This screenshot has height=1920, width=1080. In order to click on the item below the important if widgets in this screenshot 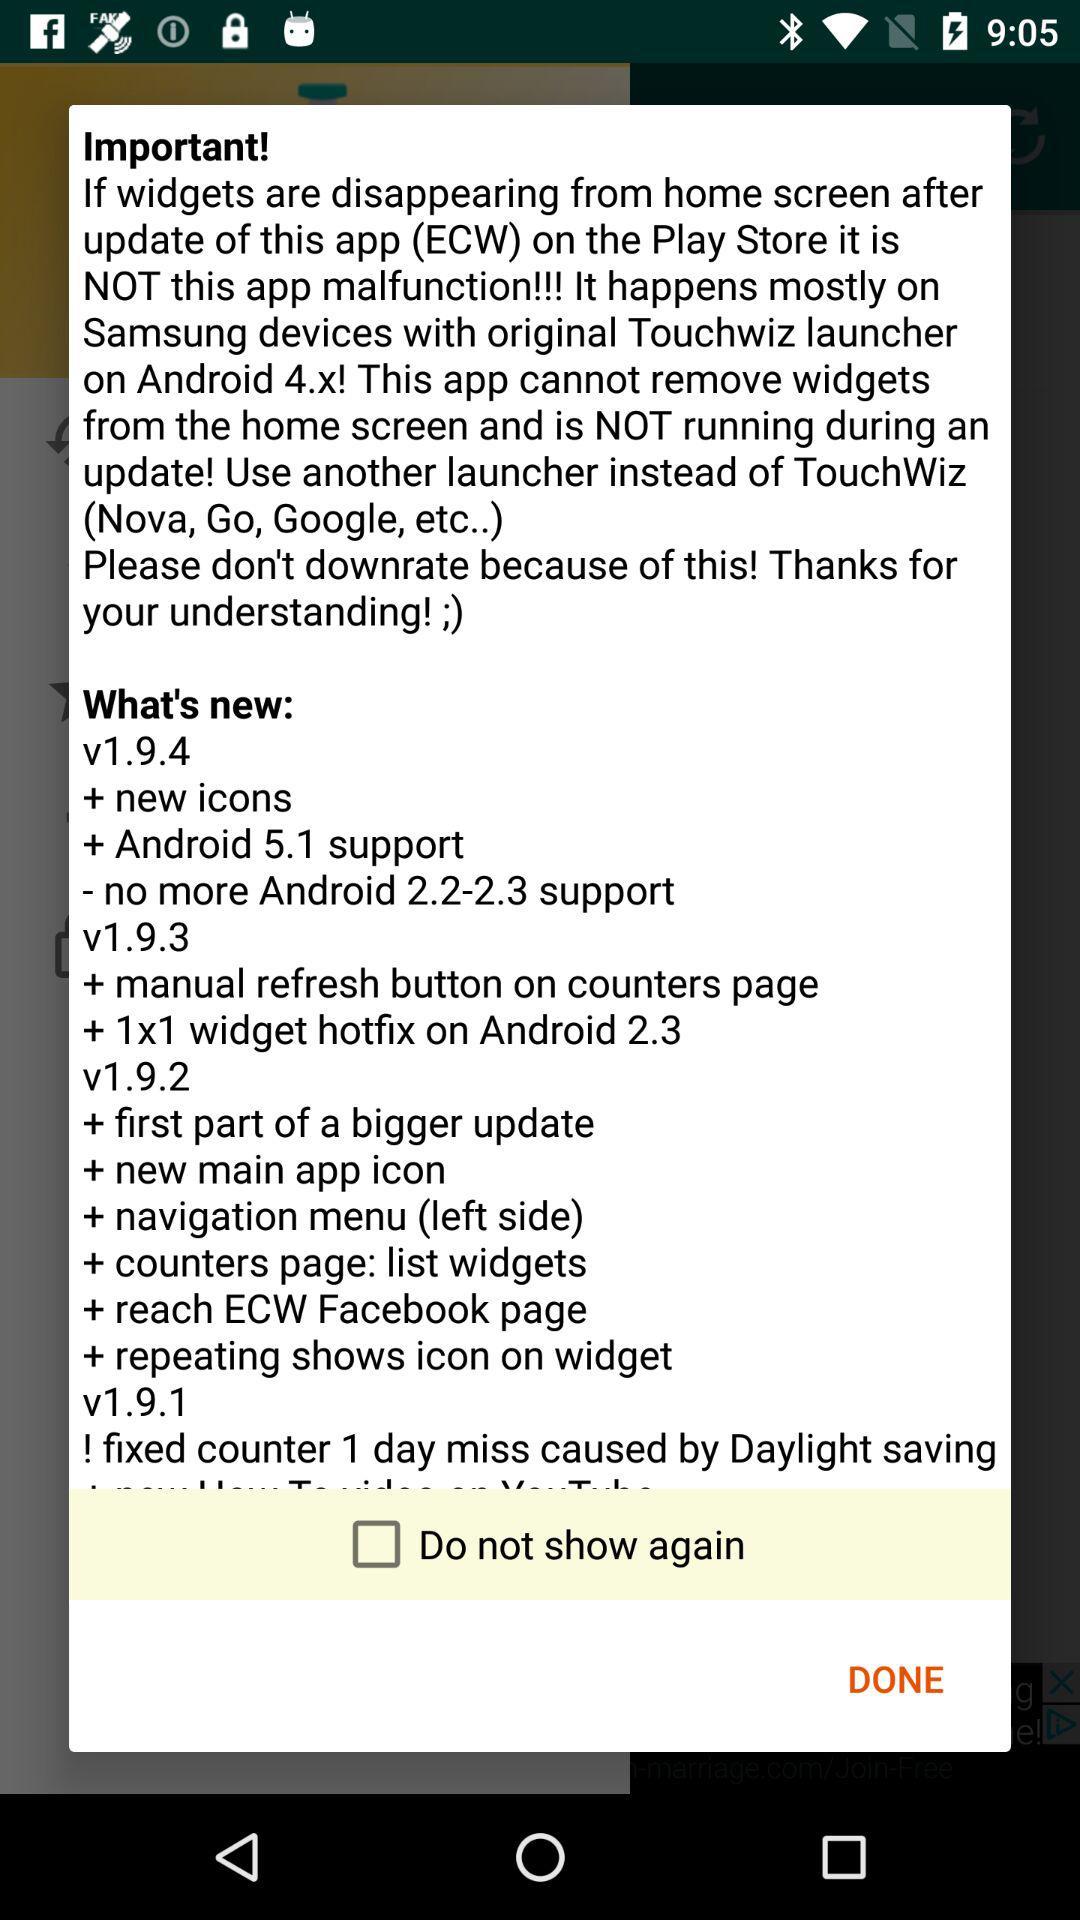, I will do `click(540, 1543)`.